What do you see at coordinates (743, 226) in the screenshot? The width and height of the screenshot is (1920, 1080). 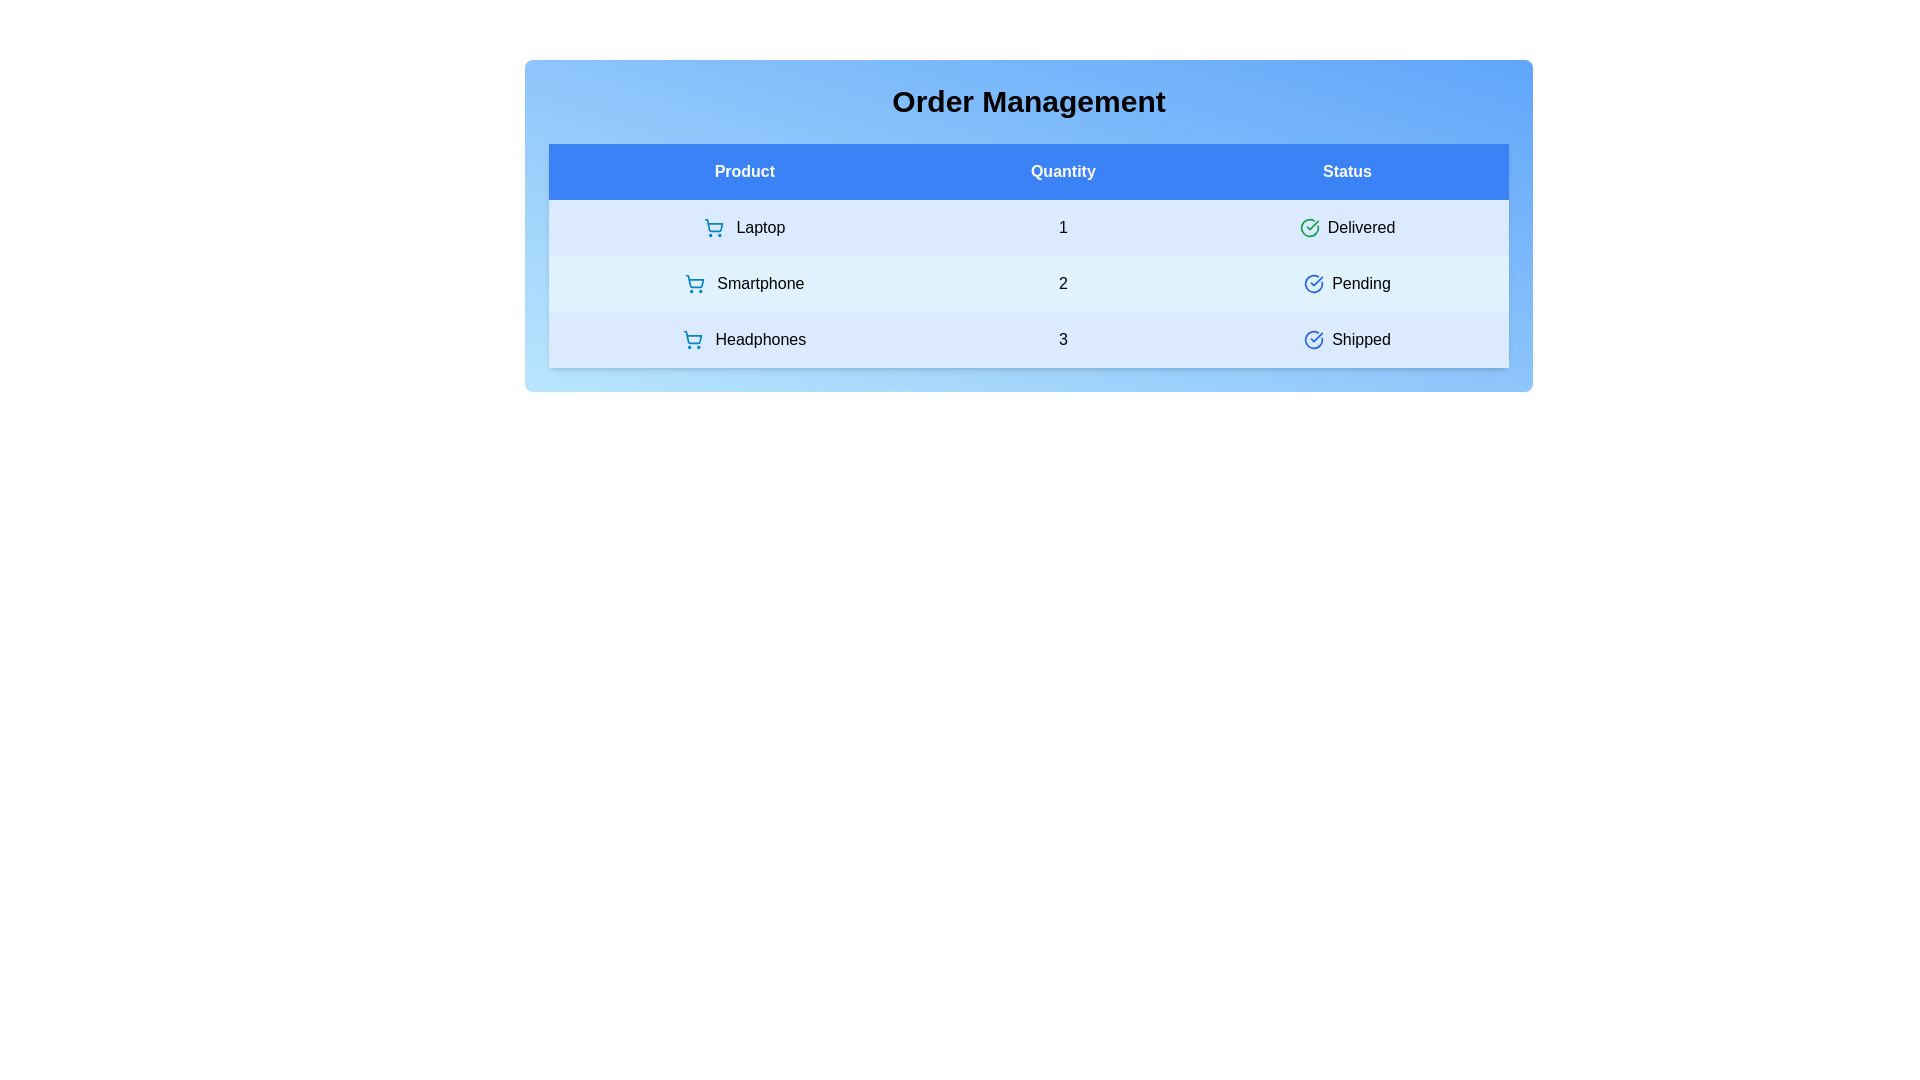 I see `the product name Laptop to select it` at bounding box center [743, 226].